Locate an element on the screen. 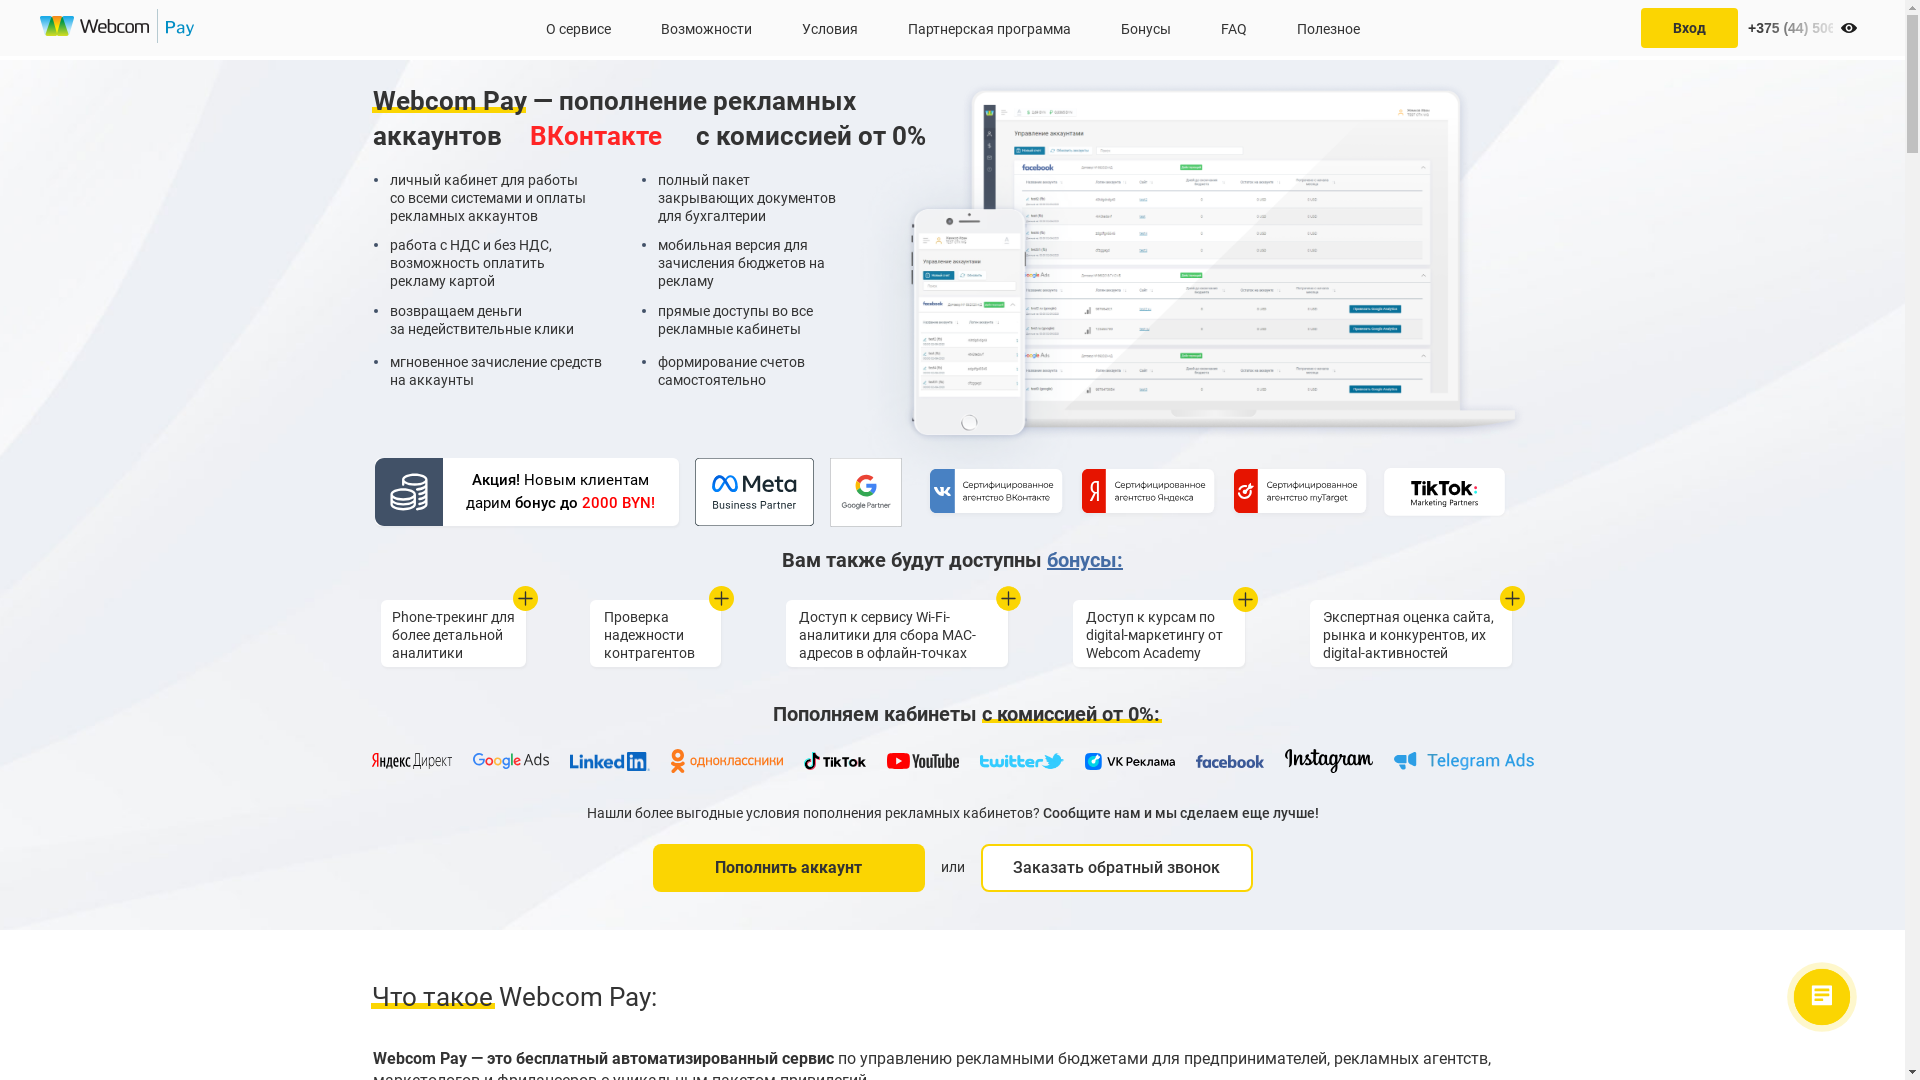 This screenshot has height=1080, width=1920. 'FAQ' is located at coordinates (1232, 27).